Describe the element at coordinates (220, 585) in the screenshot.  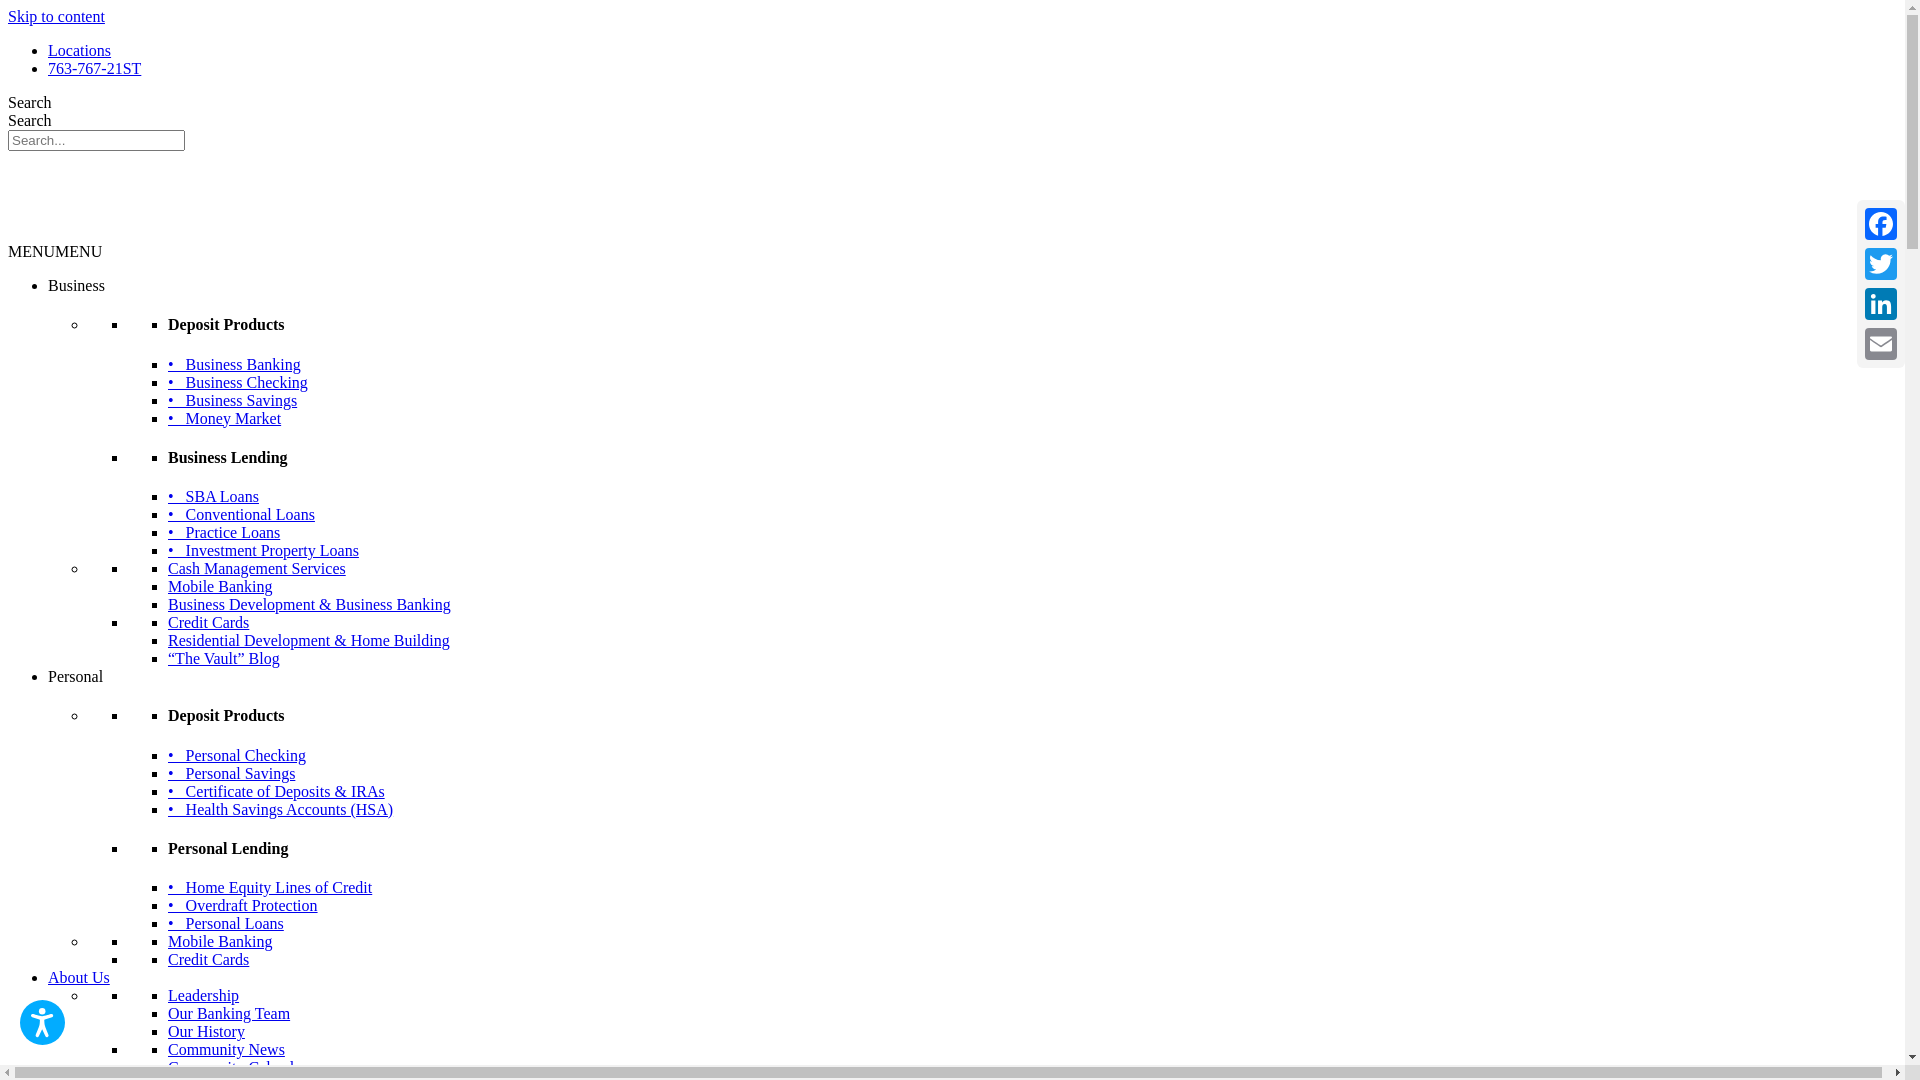
I see `'Mobile Banking'` at that location.